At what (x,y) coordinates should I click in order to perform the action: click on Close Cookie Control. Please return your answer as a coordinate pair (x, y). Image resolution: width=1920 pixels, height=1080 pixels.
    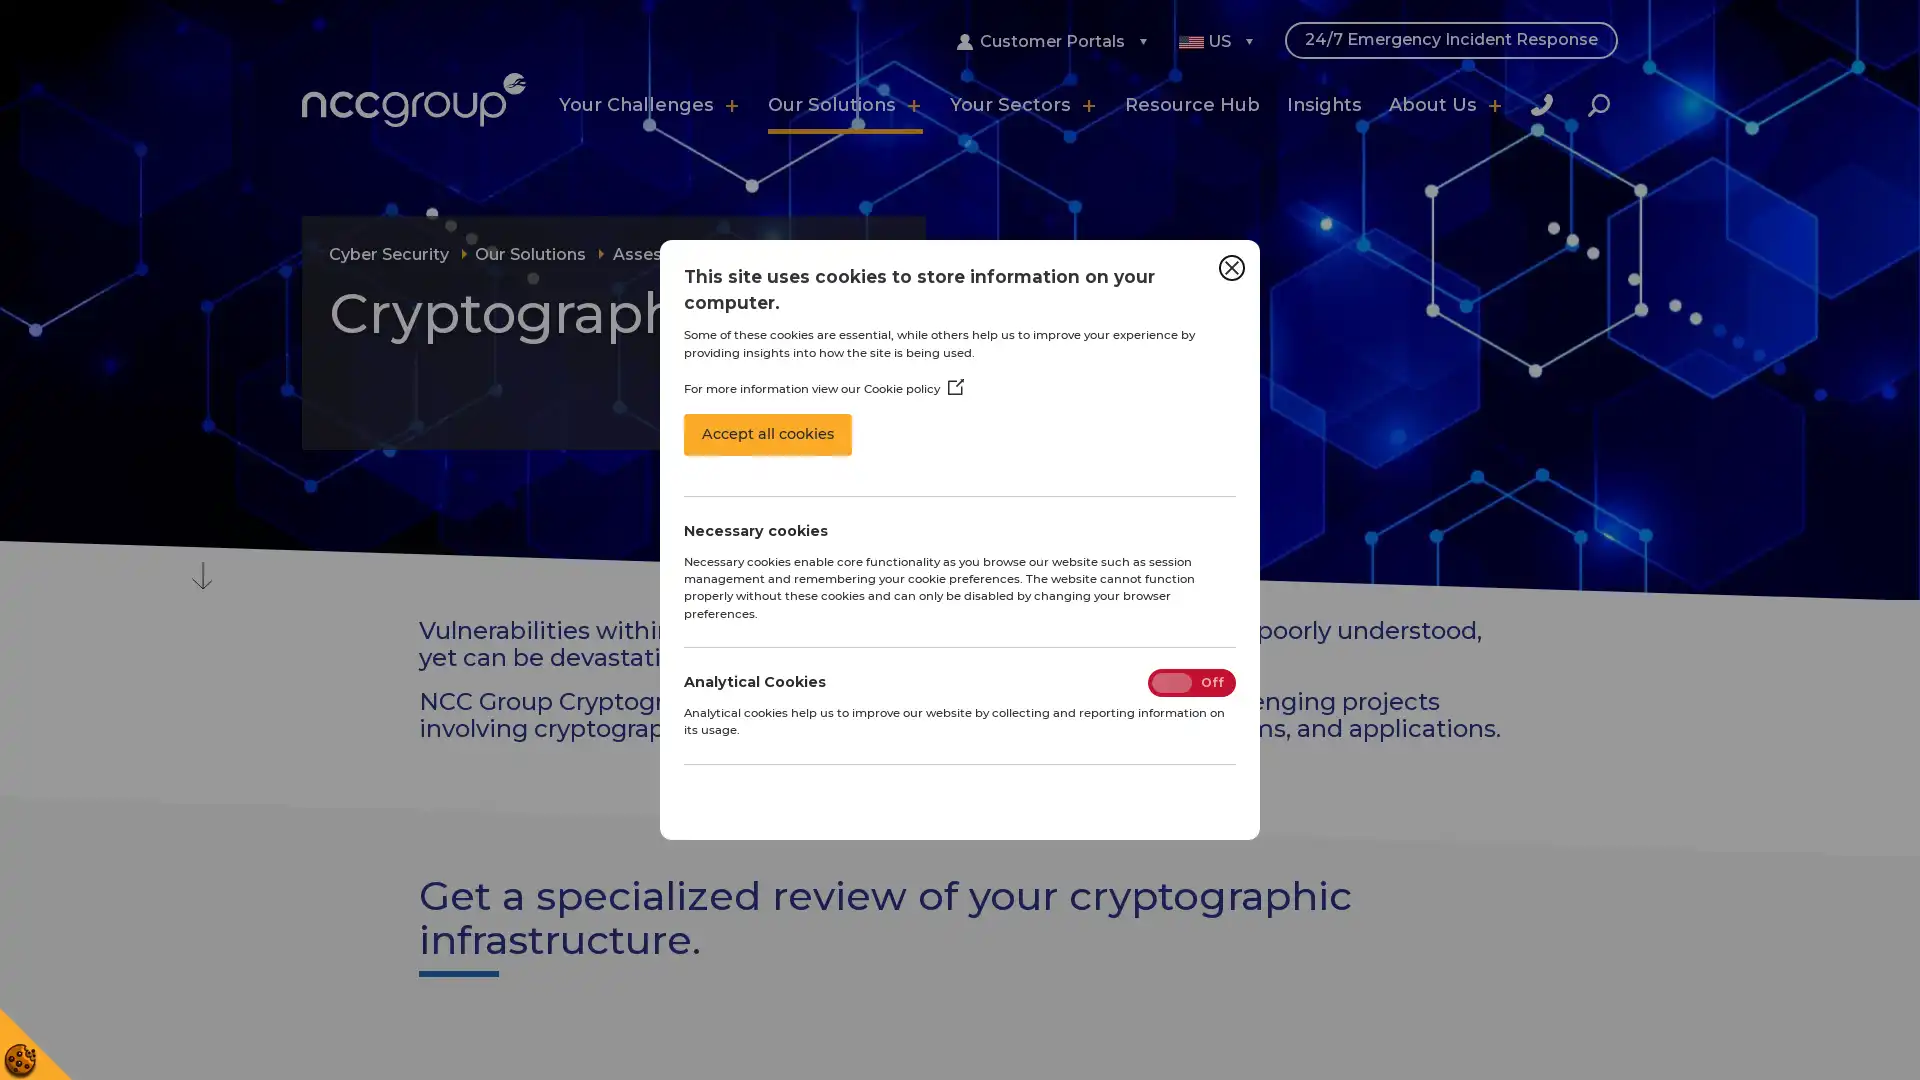
    Looking at the image, I should click on (1231, 266).